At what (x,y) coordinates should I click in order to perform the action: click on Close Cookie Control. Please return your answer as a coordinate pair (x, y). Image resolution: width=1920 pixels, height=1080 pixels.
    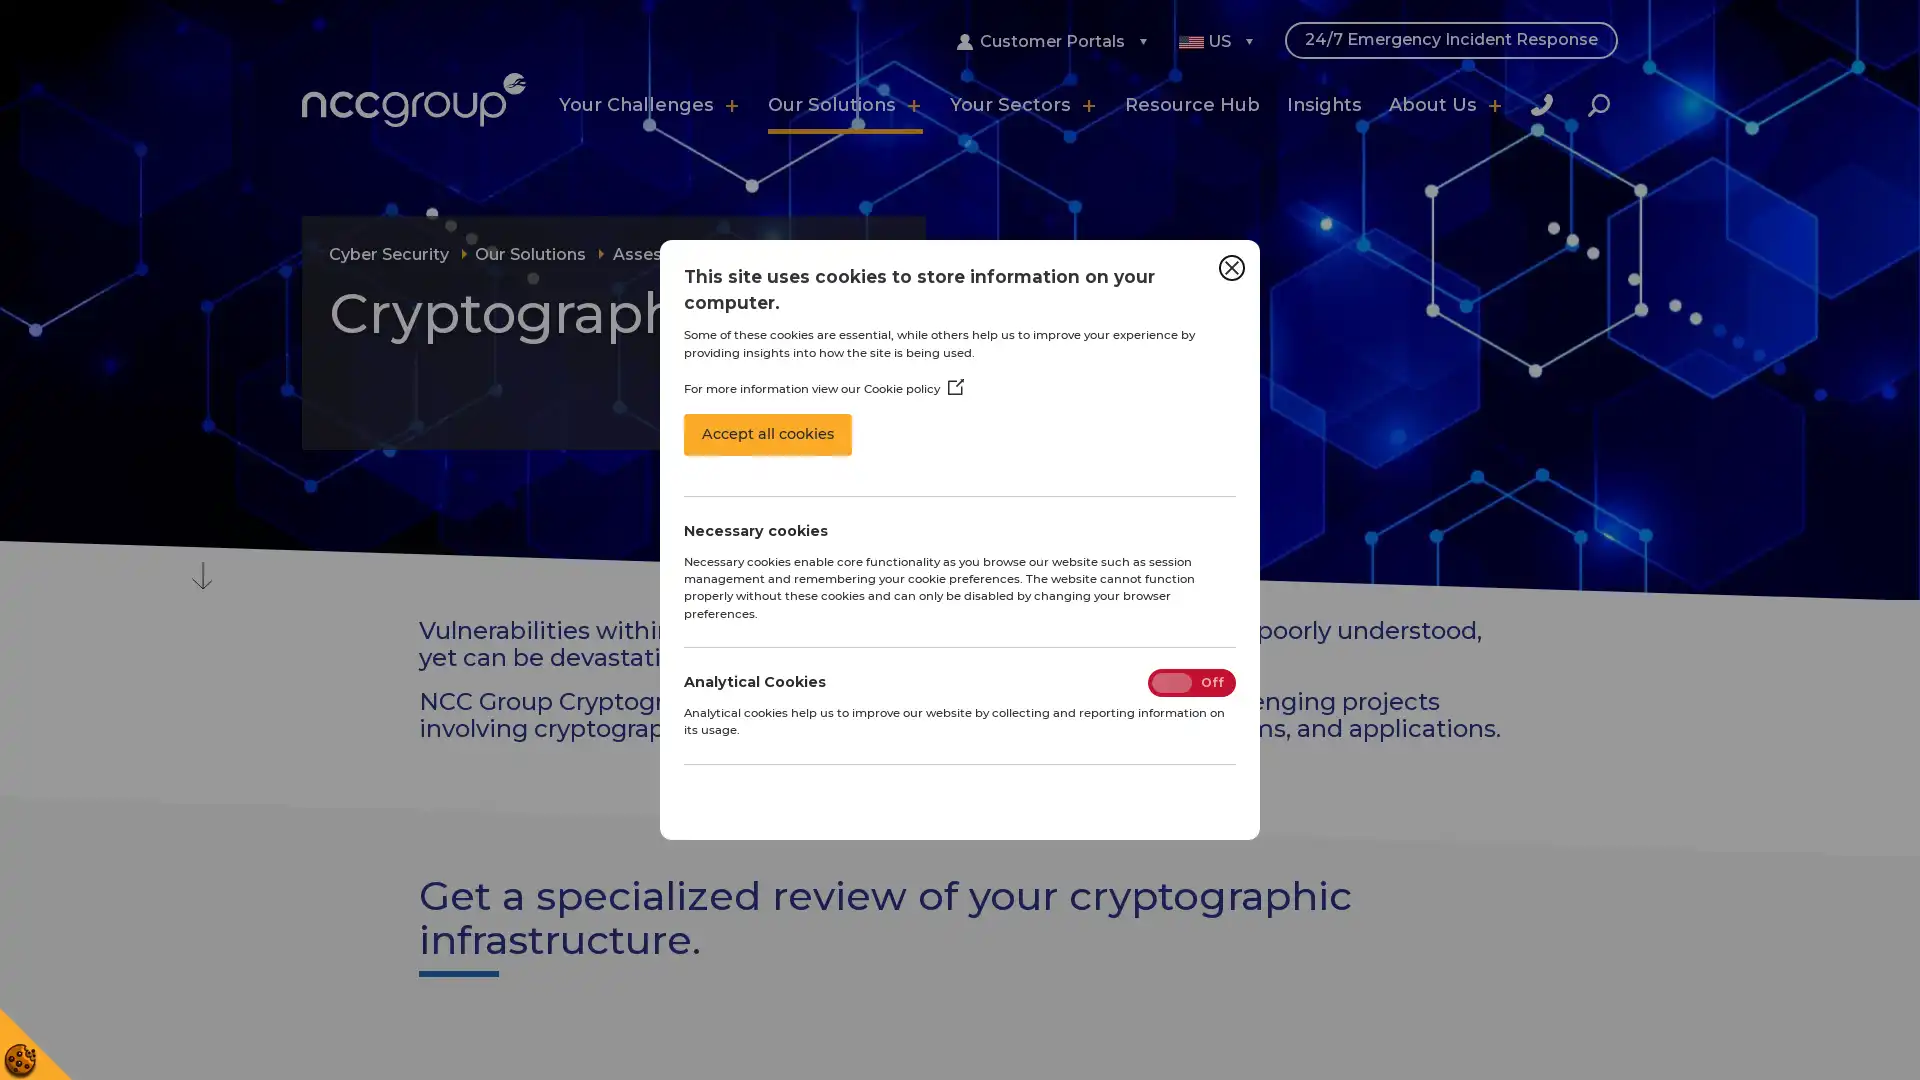
    Looking at the image, I should click on (1231, 266).